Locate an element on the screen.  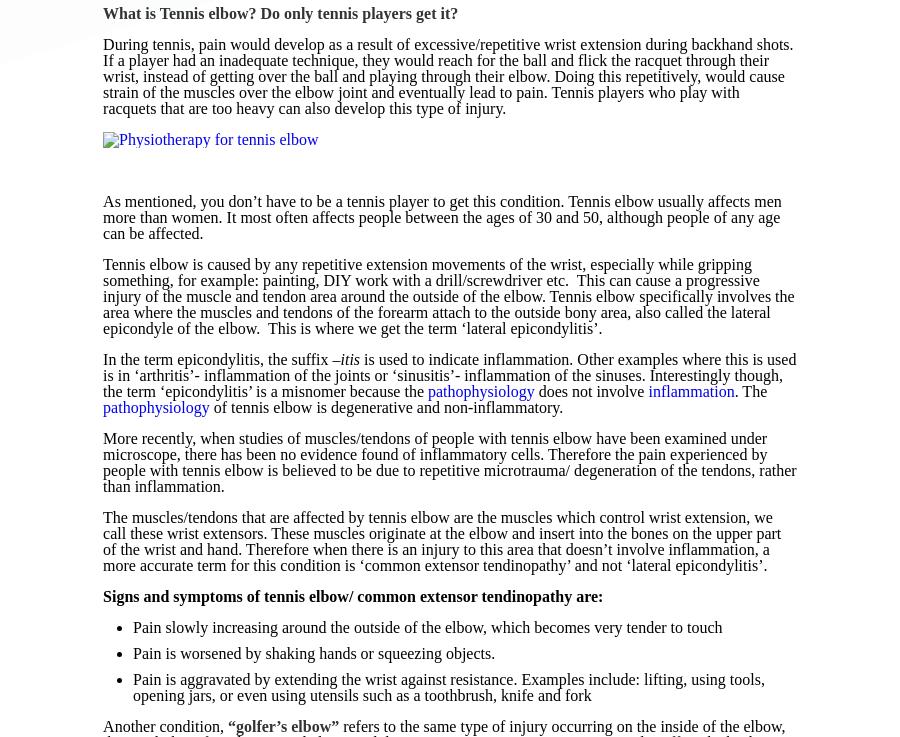
'Another condition,' is located at coordinates (101, 726).